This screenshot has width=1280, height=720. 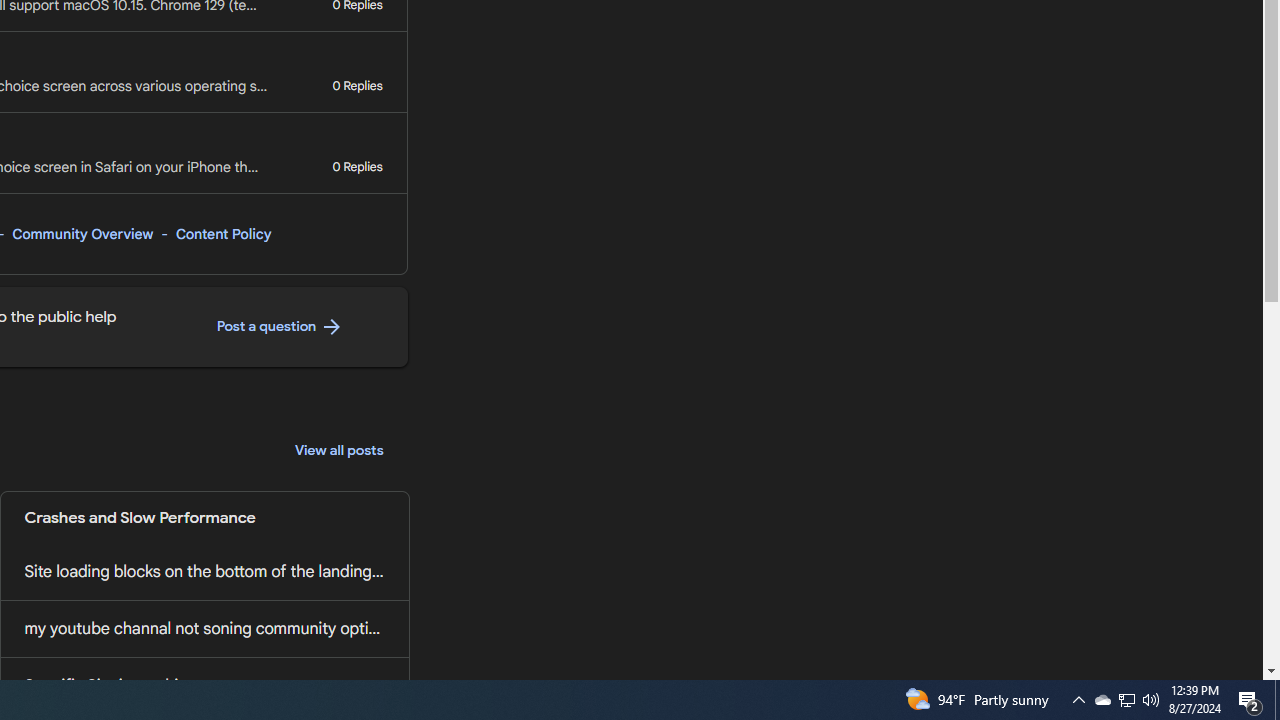 What do you see at coordinates (223, 233) in the screenshot?
I see `'Content Policy'` at bounding box center [223, 233].